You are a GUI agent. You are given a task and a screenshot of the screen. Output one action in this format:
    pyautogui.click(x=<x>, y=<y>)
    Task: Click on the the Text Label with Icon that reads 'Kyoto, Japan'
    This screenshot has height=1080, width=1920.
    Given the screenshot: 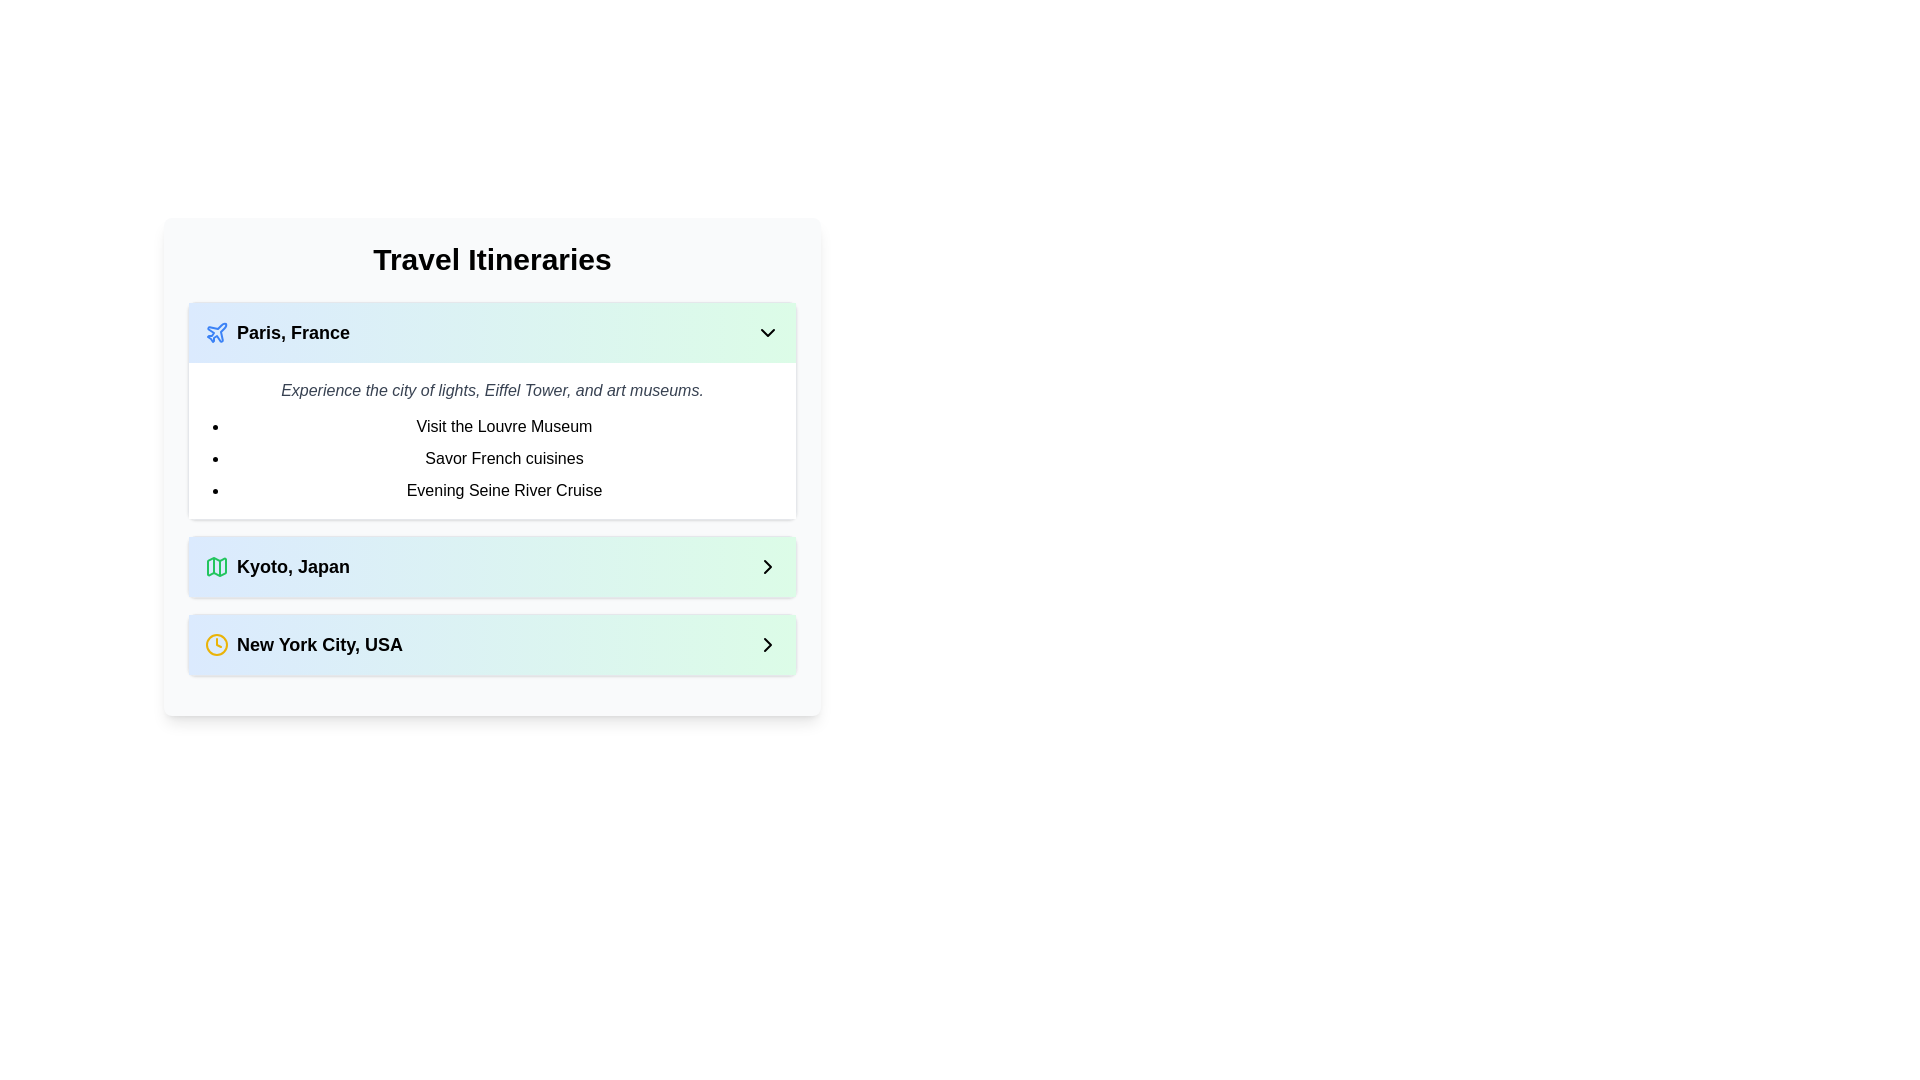 What is the action you would take?
    pyautogui.click(x=276, y=567)
    